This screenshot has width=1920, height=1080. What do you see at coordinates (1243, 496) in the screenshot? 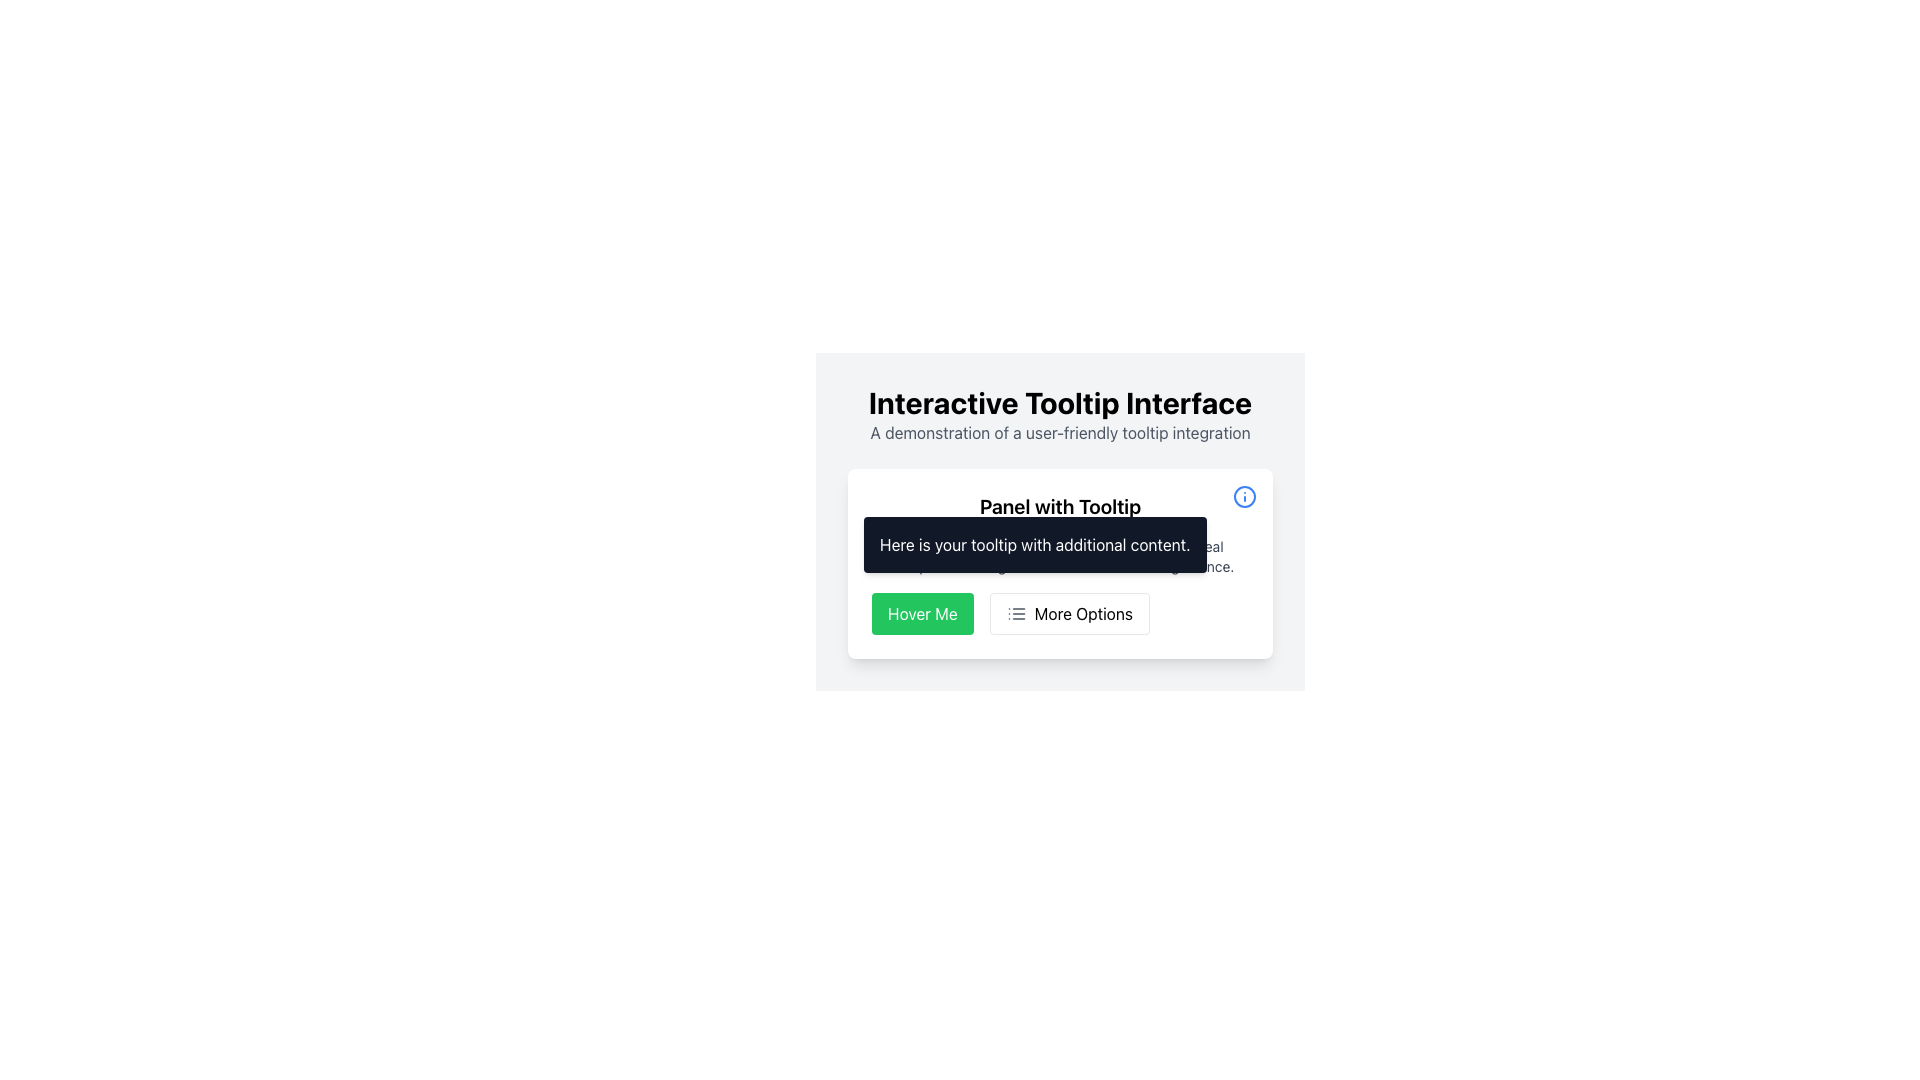
I see `the information icon, which is styled with a circular blue outline and located in the top-right corner of the content card` at bounding box center [1243, 496].